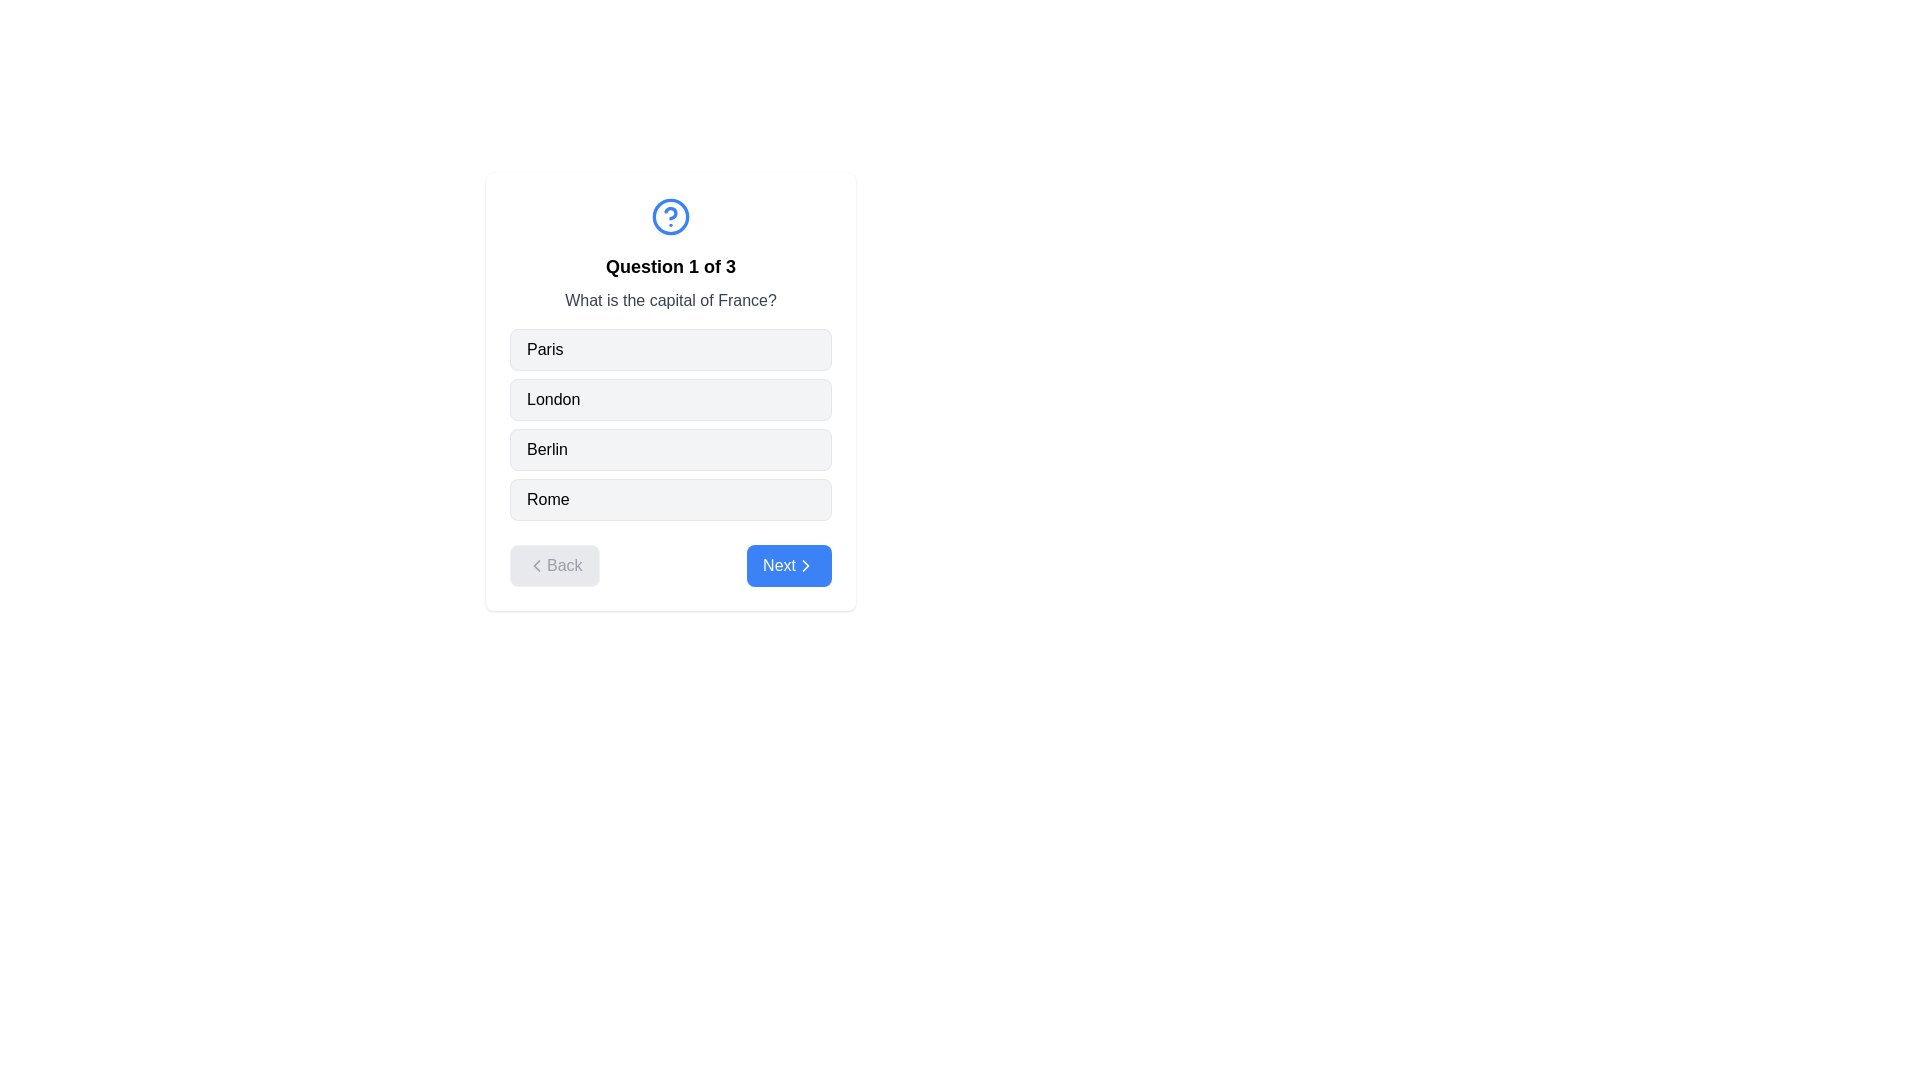 The image size is (1920, 1080). What do you see at coordinates (806, 566) in the screenshot?
I see `the stylized chevron icon located inside the 'Next' button, which is situated at the bottom-right corner of the question interface, to receive interactive feedback` at bounding box center [806, 566].